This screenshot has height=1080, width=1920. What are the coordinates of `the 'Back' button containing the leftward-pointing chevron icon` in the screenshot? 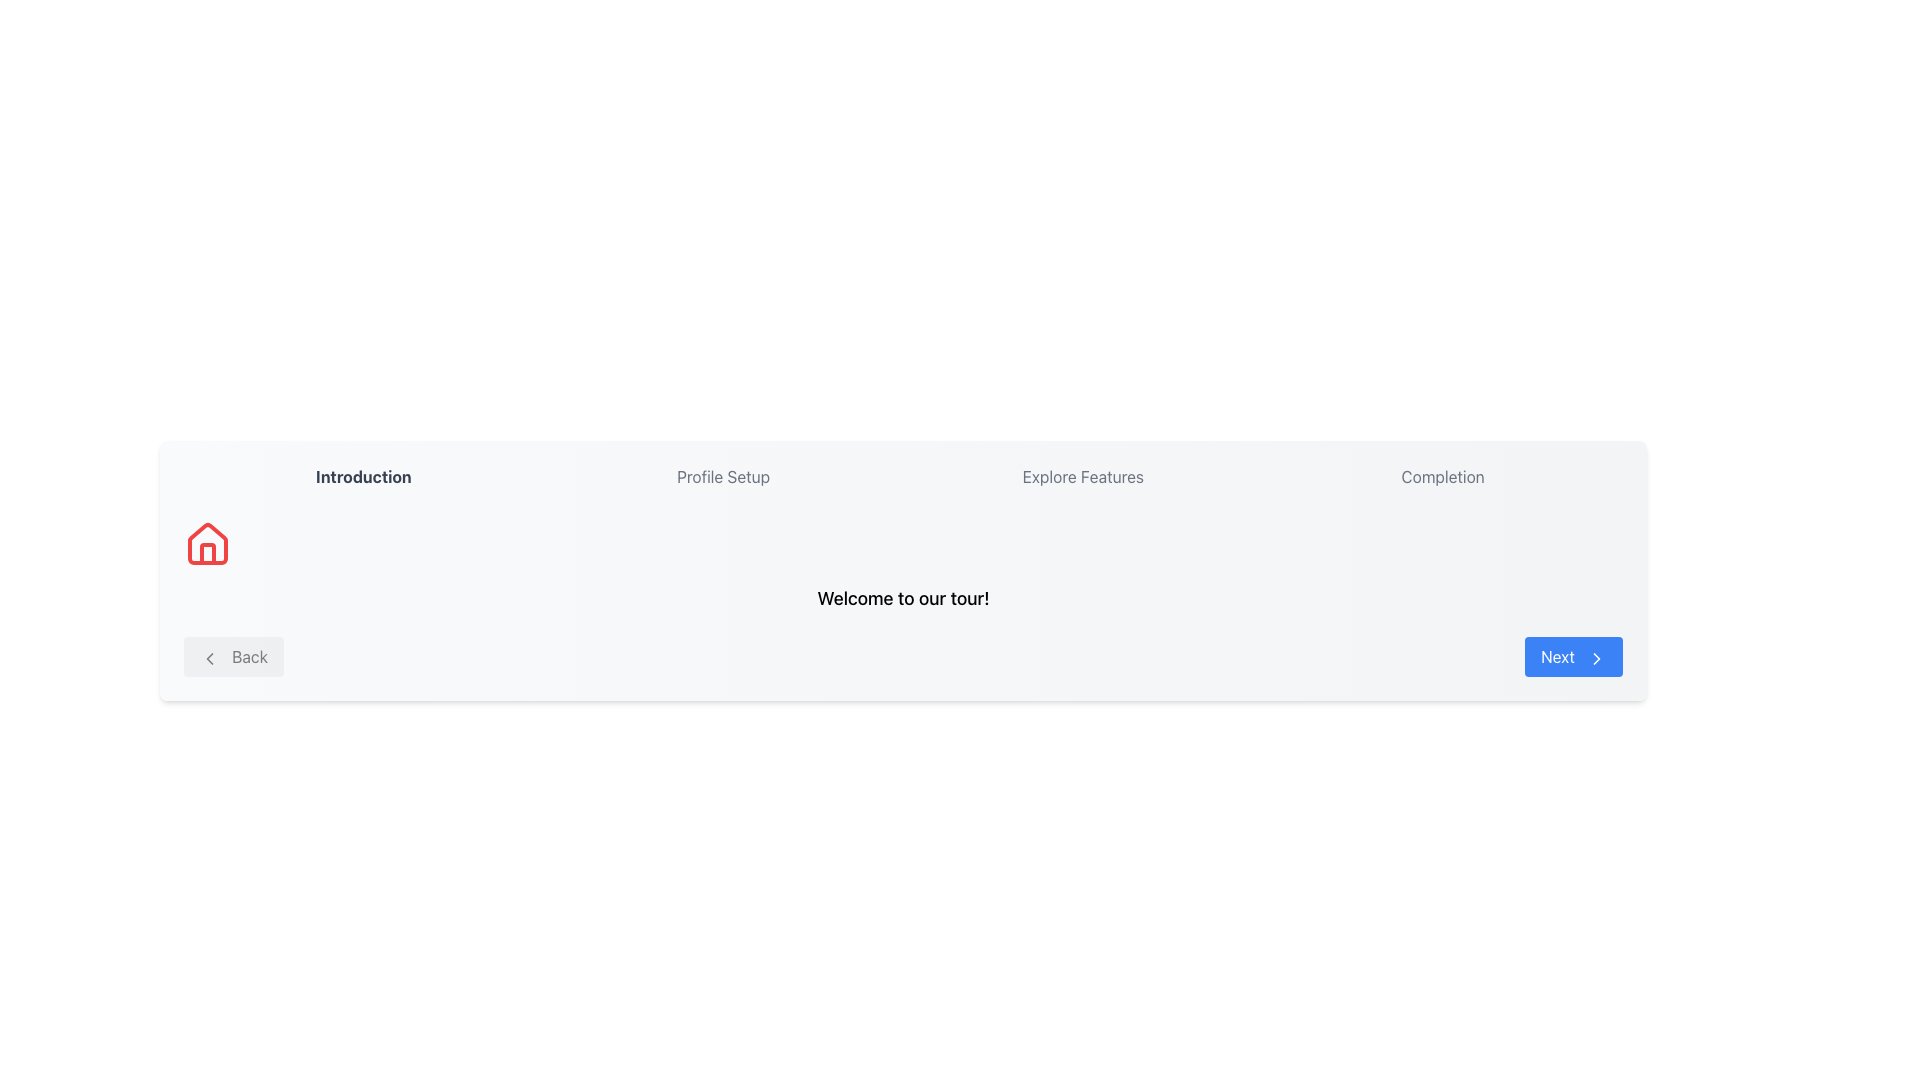 It's located at (210, 658).